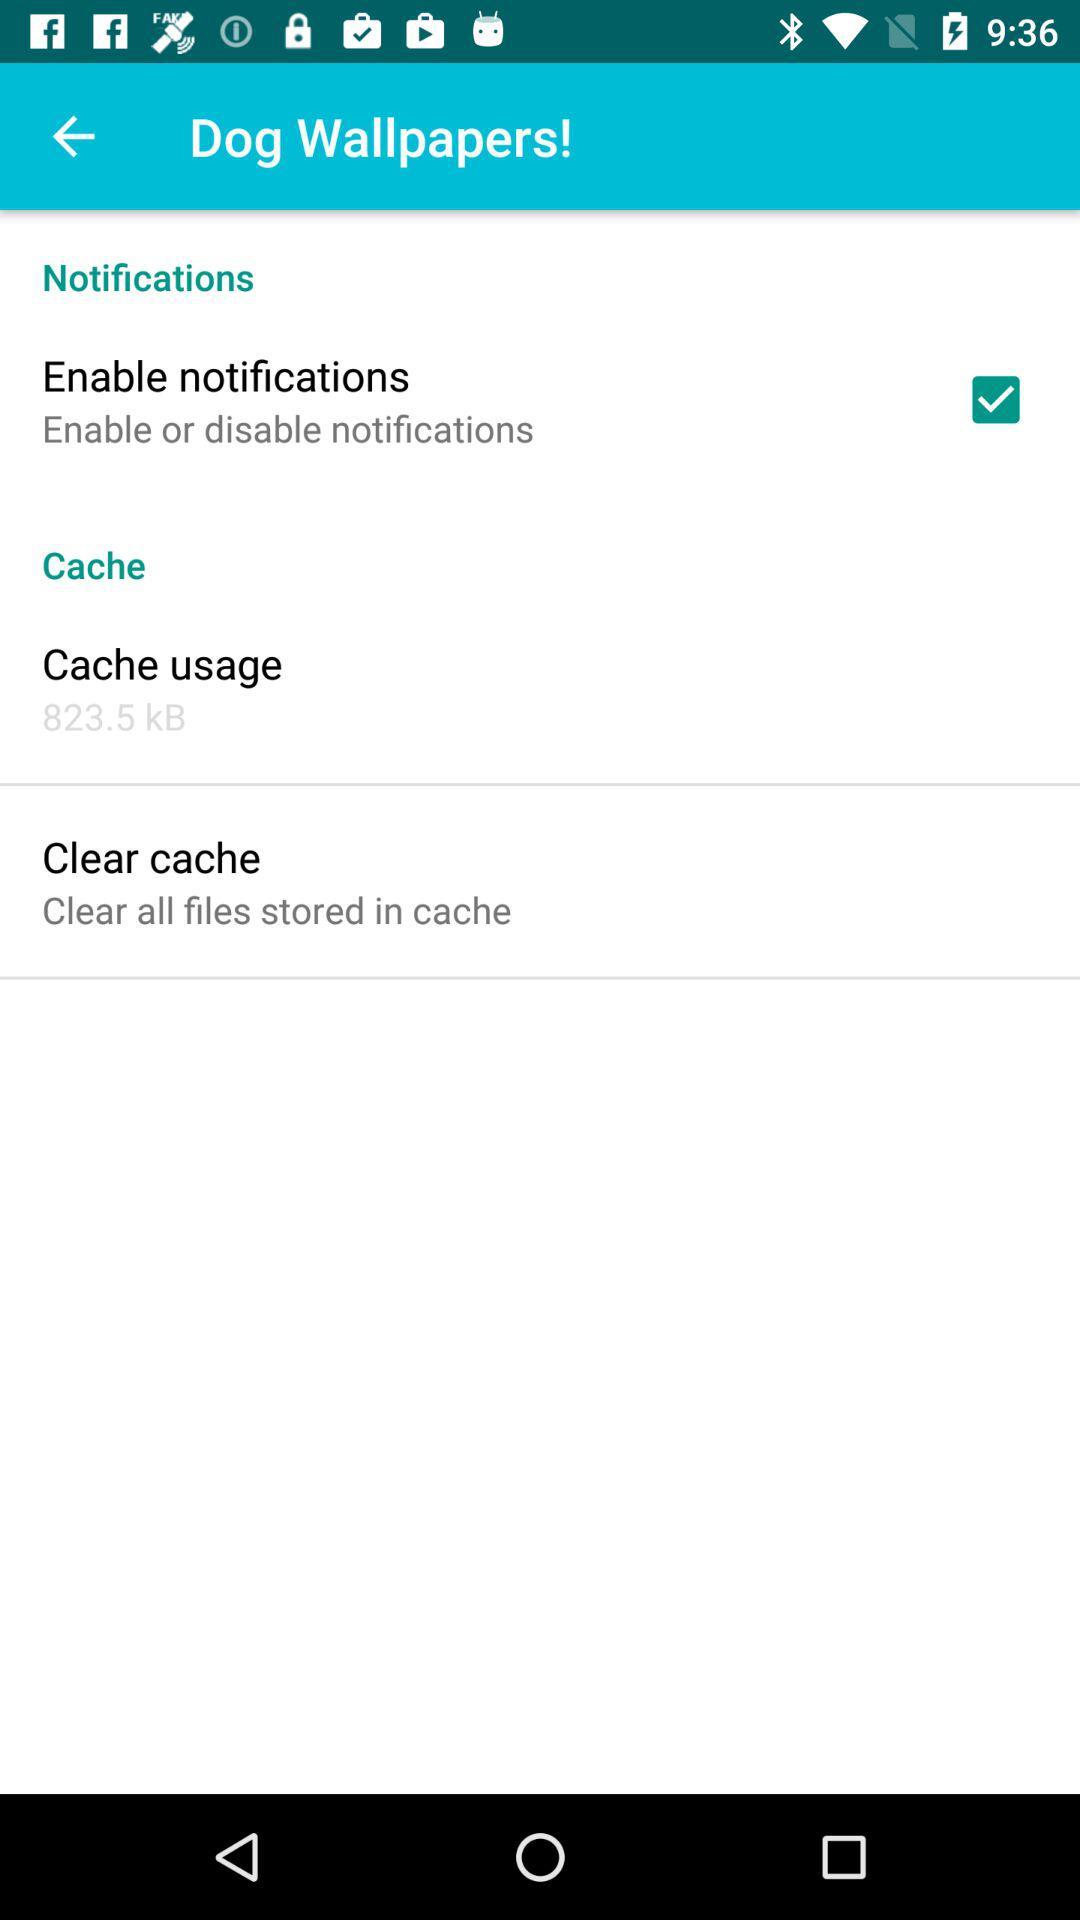 Image resolution: width=1080 pixels, height=1920 pixels. I want to click on the item to the left of dog wallpapers!, so click(72, 135).